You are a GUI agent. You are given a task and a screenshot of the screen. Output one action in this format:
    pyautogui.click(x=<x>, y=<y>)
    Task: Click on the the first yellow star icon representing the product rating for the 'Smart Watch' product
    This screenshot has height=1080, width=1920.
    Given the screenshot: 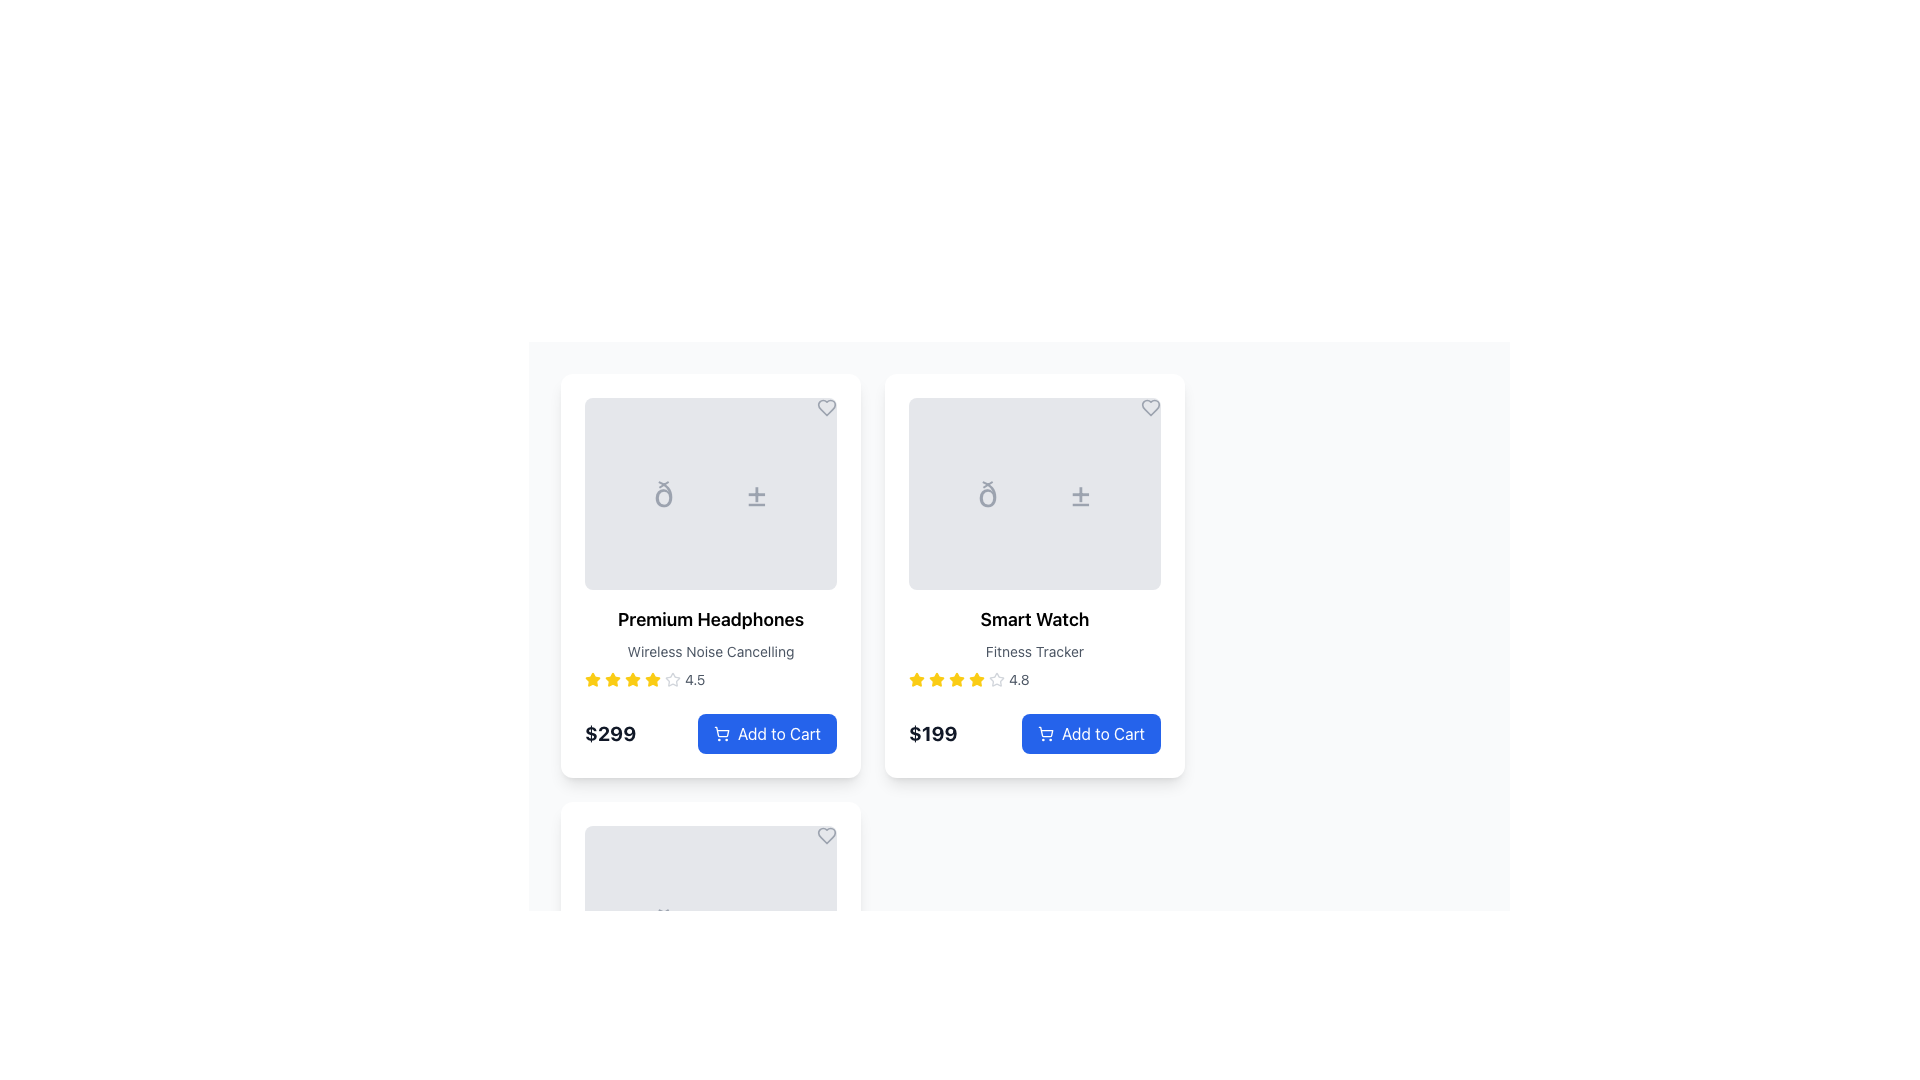 What is the action you would take?
    pyautogui.click(x=915, y=678)
    